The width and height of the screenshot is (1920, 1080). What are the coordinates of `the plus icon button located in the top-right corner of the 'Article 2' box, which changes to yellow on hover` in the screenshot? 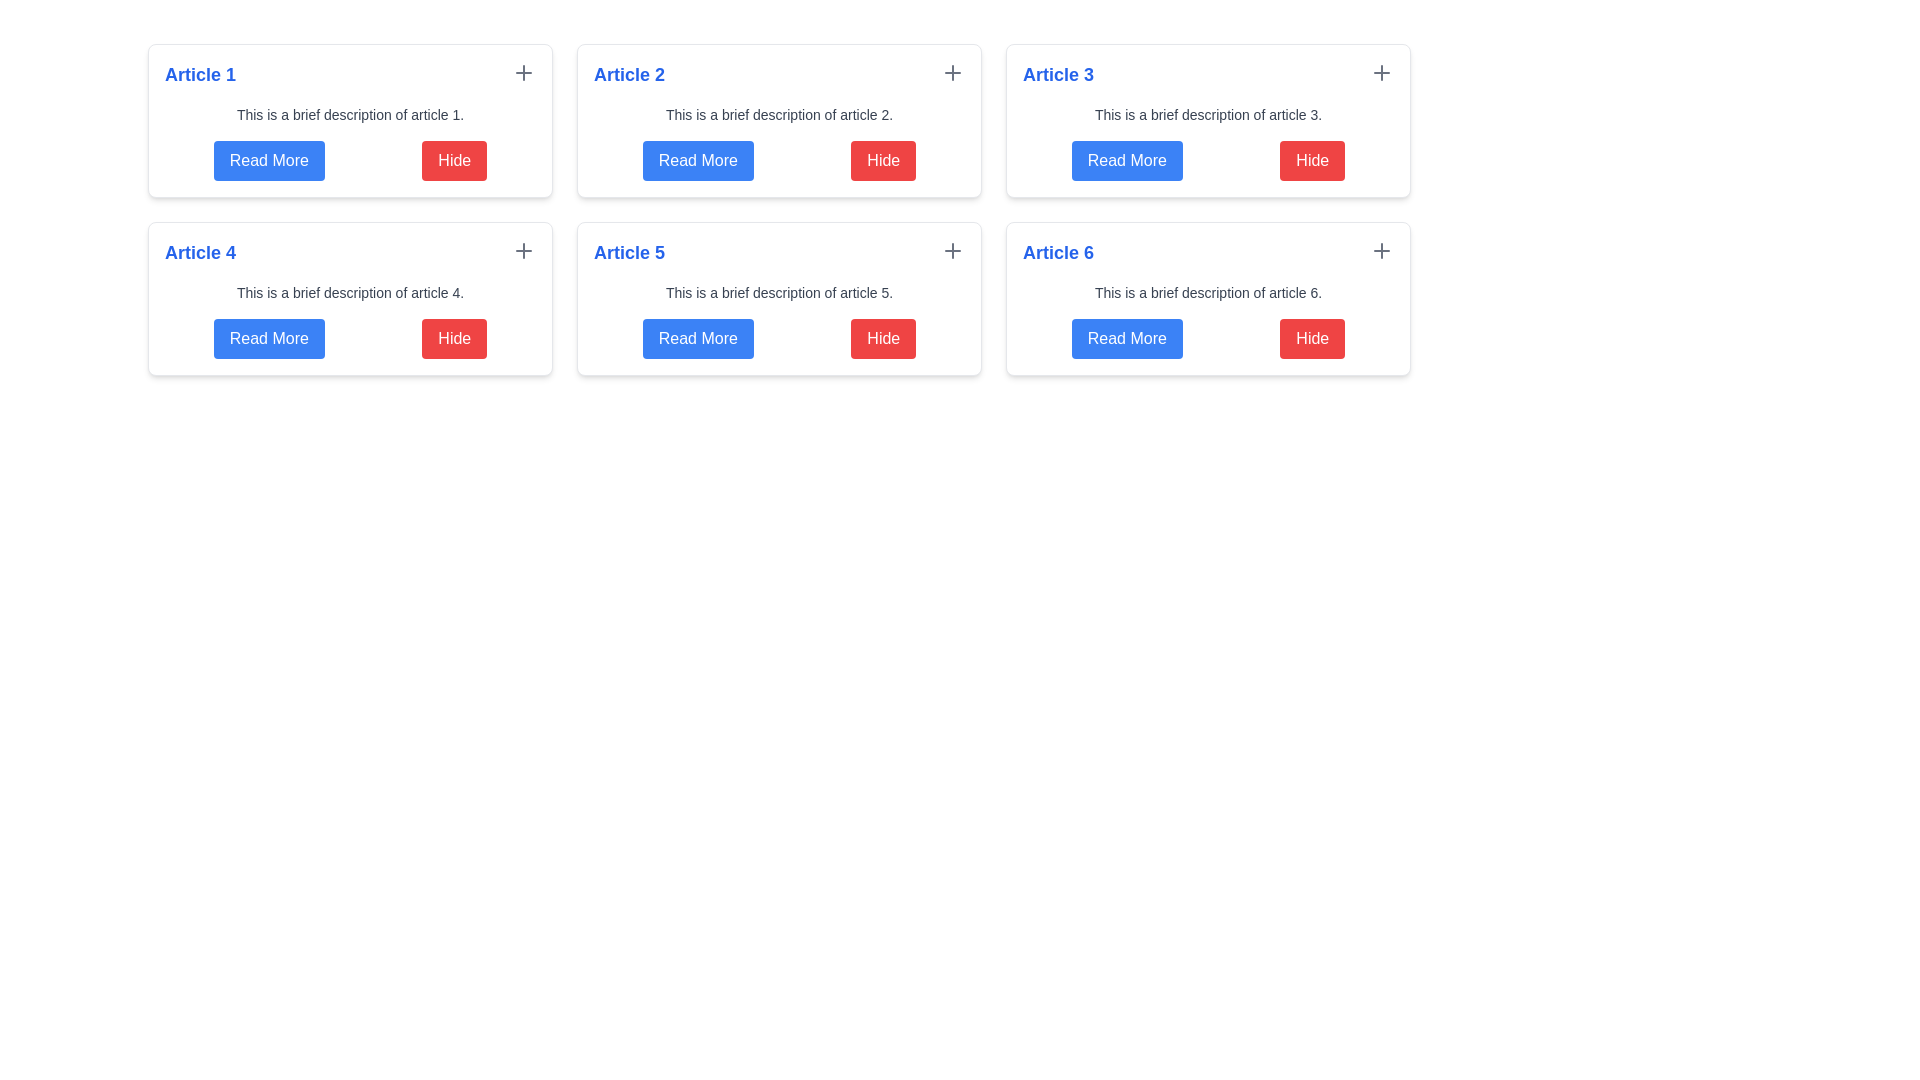 It's located at (952, 72).